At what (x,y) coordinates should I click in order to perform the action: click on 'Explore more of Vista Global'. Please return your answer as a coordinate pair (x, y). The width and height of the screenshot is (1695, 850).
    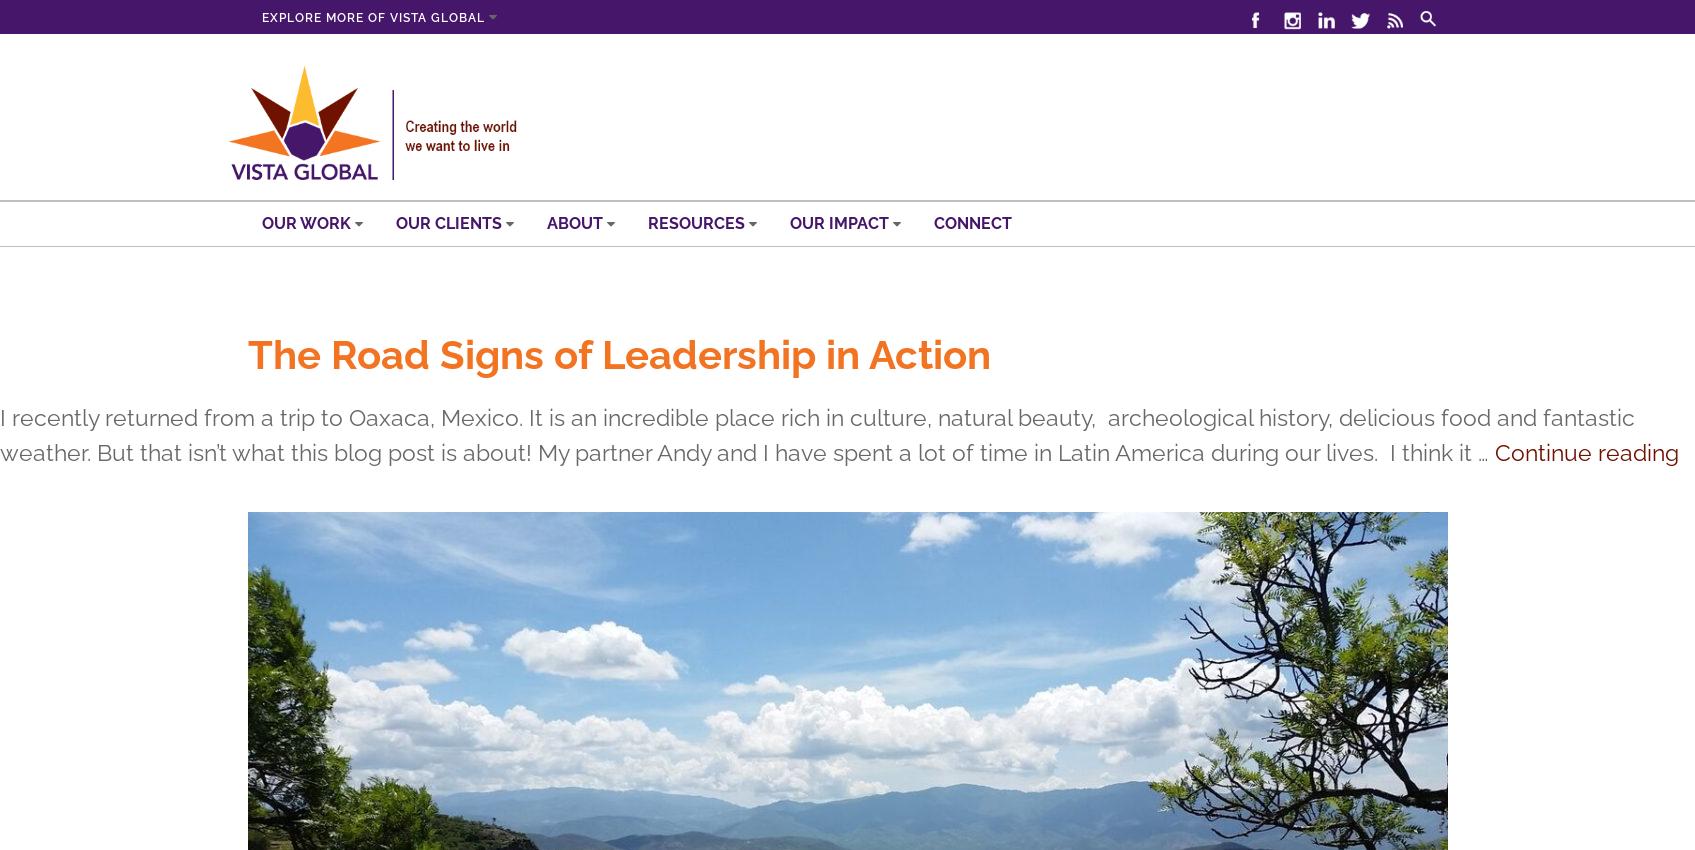
    Looking at the image, I should click on (373, 17).